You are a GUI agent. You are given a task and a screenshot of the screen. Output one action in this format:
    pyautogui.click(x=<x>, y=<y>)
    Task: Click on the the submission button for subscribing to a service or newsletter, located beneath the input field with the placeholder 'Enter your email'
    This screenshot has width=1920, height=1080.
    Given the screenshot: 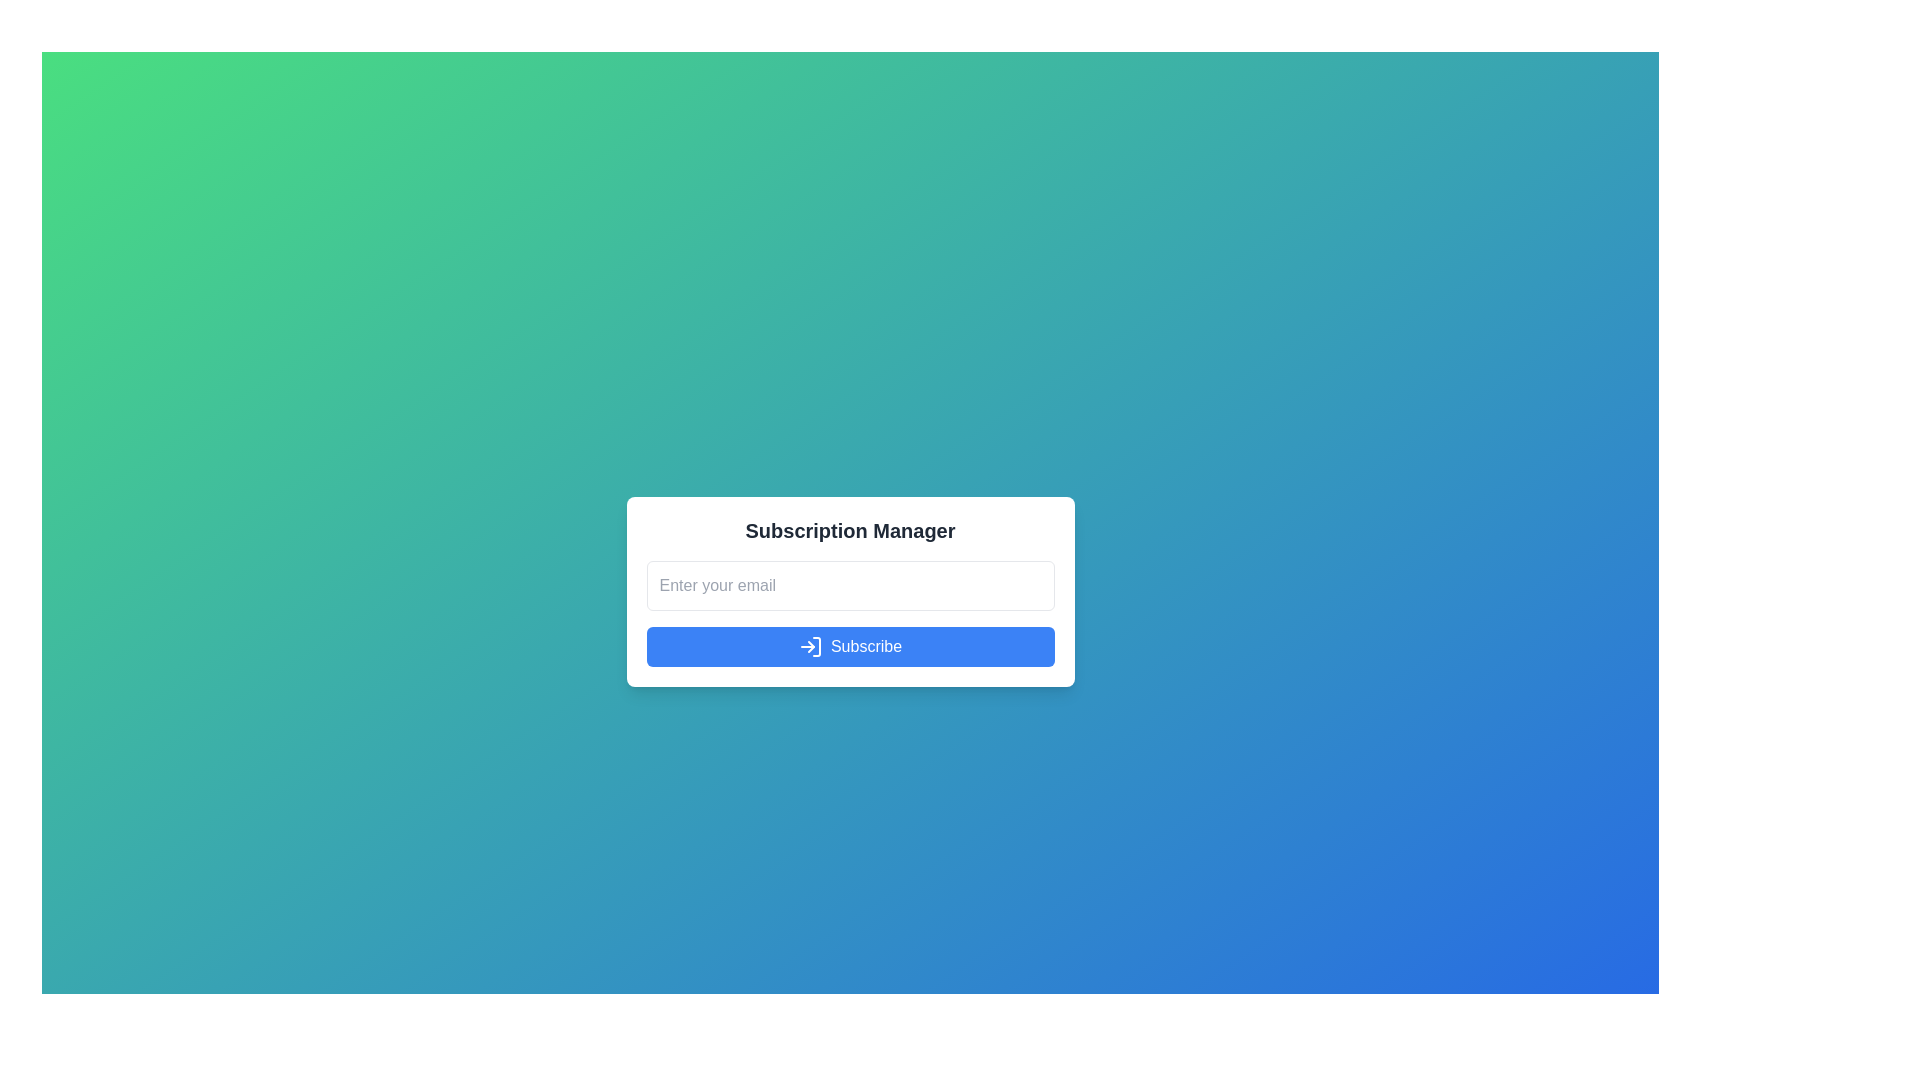 What is the action you would take?
    pyautogui.click(x=850, y=647)
    